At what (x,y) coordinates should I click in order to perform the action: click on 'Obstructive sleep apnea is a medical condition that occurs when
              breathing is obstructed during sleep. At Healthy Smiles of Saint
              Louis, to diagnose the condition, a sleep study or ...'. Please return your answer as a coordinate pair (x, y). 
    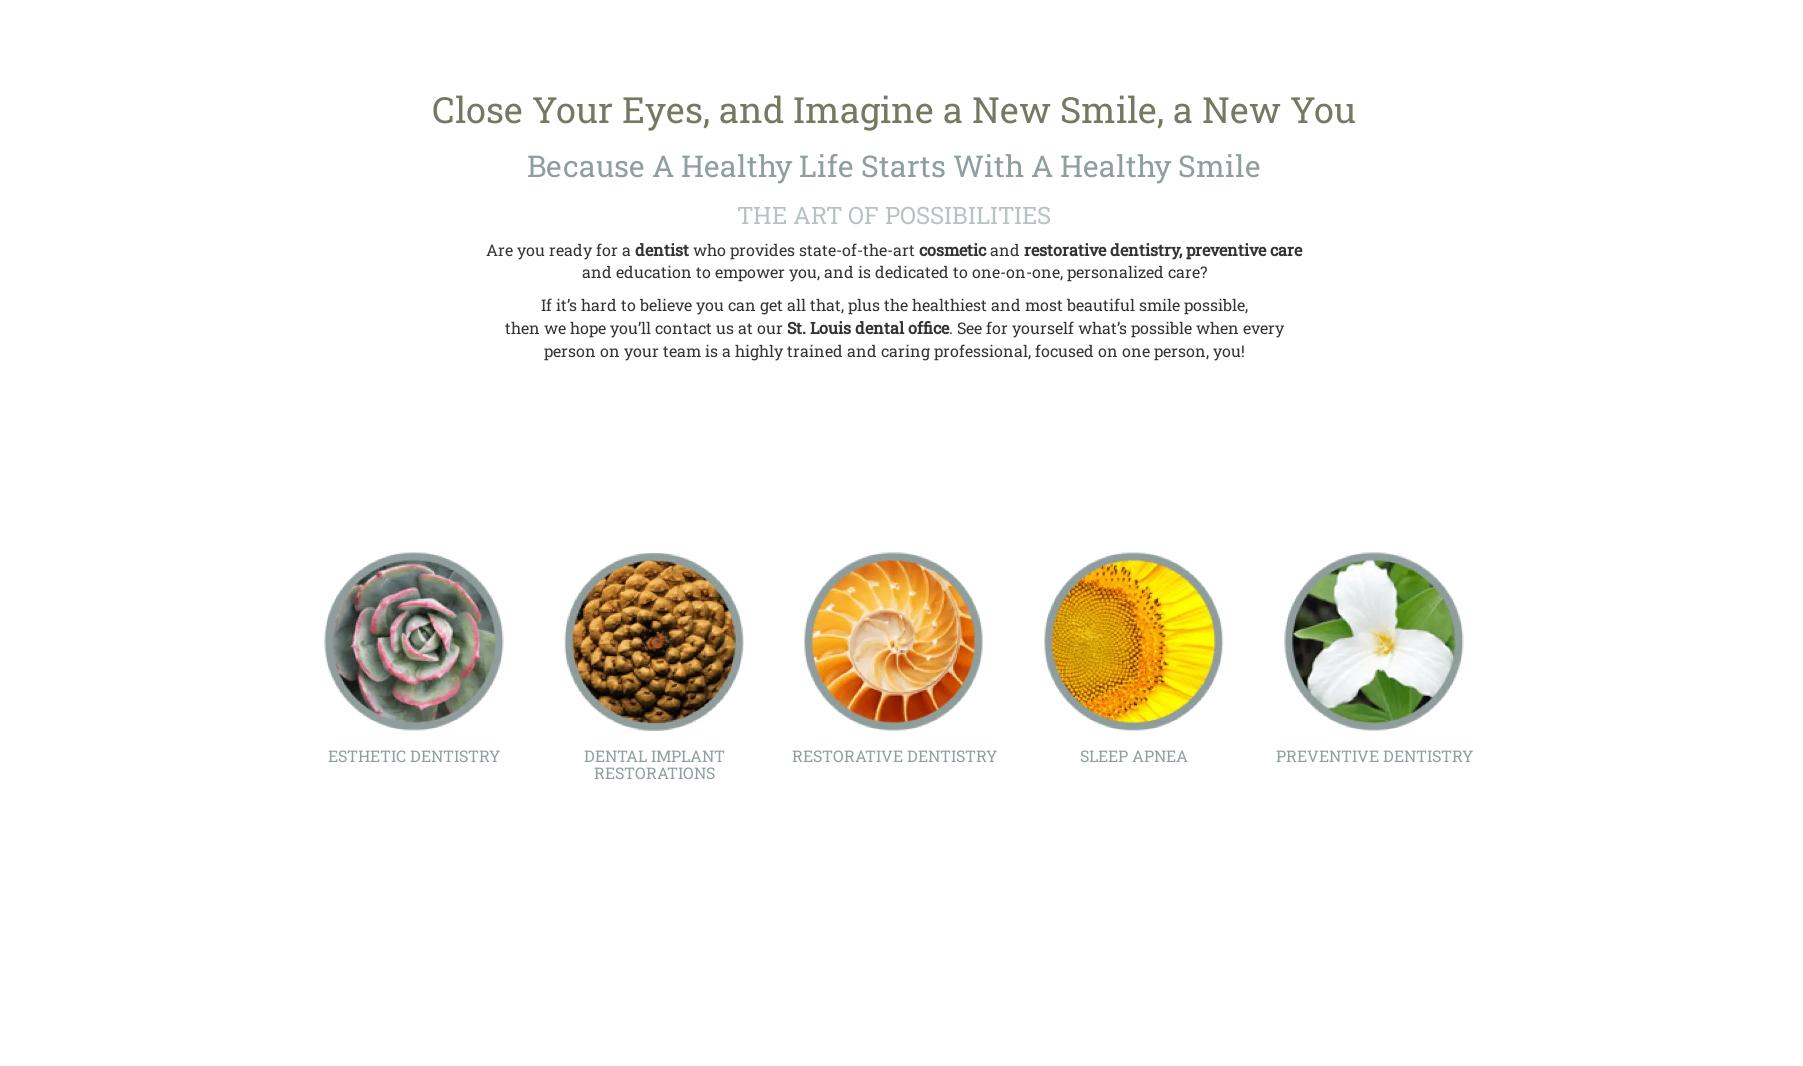
    Looking at the image, I should click on (1133, 715).